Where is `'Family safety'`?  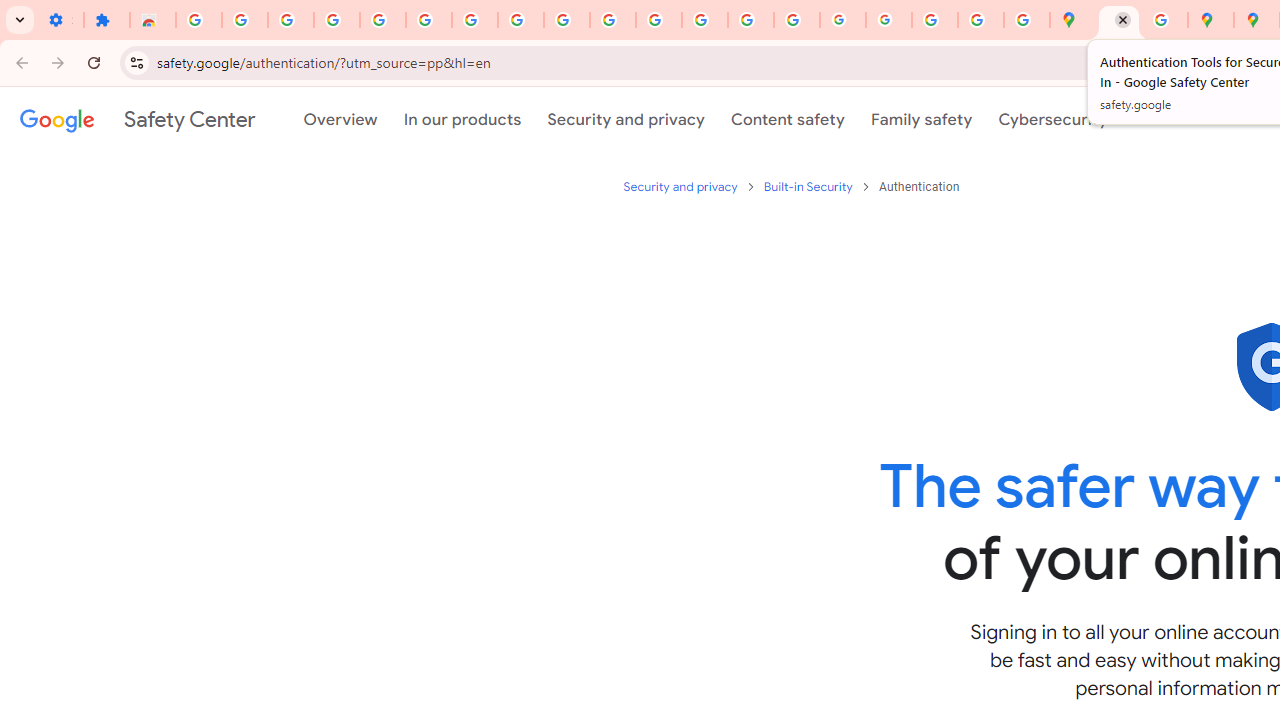 'Family safety' is located at coordinates (920, 119).